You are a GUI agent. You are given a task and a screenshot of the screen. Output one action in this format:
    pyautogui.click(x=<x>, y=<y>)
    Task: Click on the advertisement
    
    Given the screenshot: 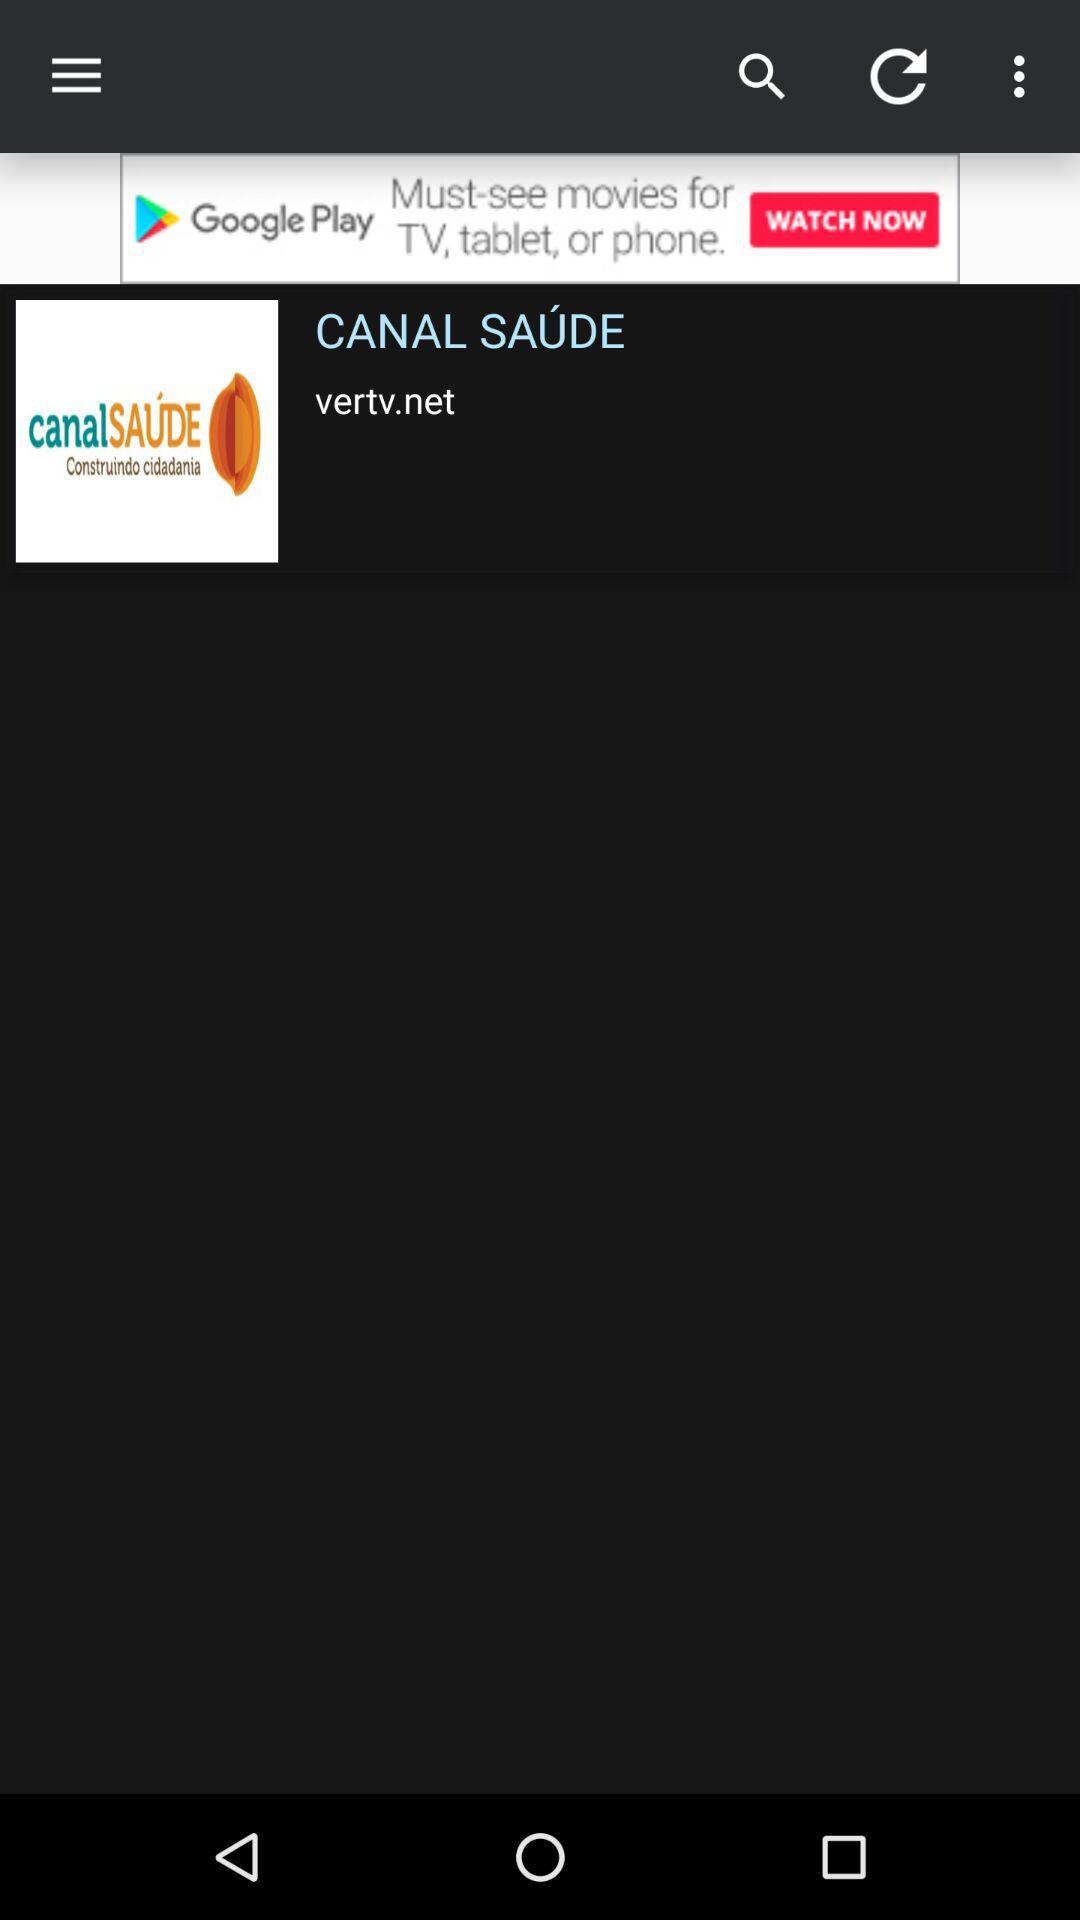 What is the action you would take?
    pyautogui.click(x=540, y=218)
    